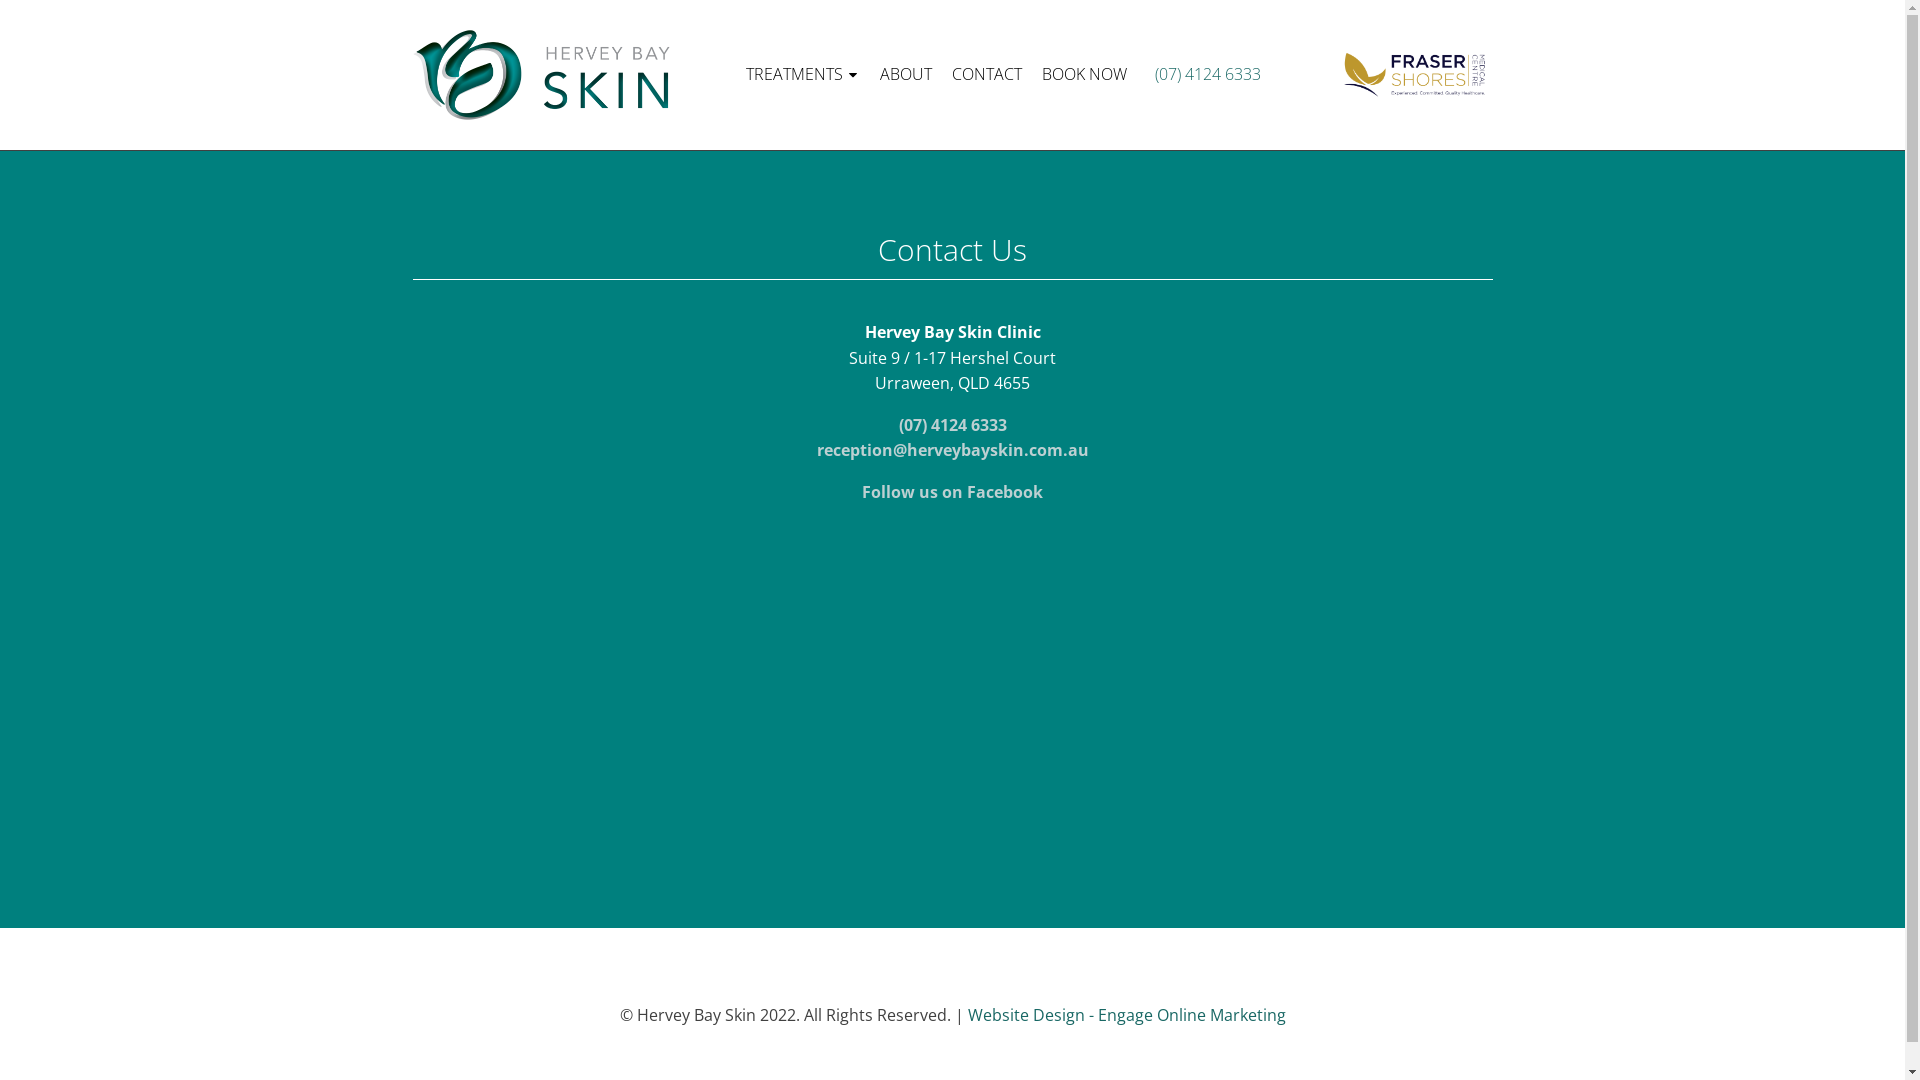 The height and width of the screenshot is (1080, 1920). What do you see at coordinates (951, 492) in the screenshot?
I see `'Follow us on Facebook'` at bounding box center [951, 492].